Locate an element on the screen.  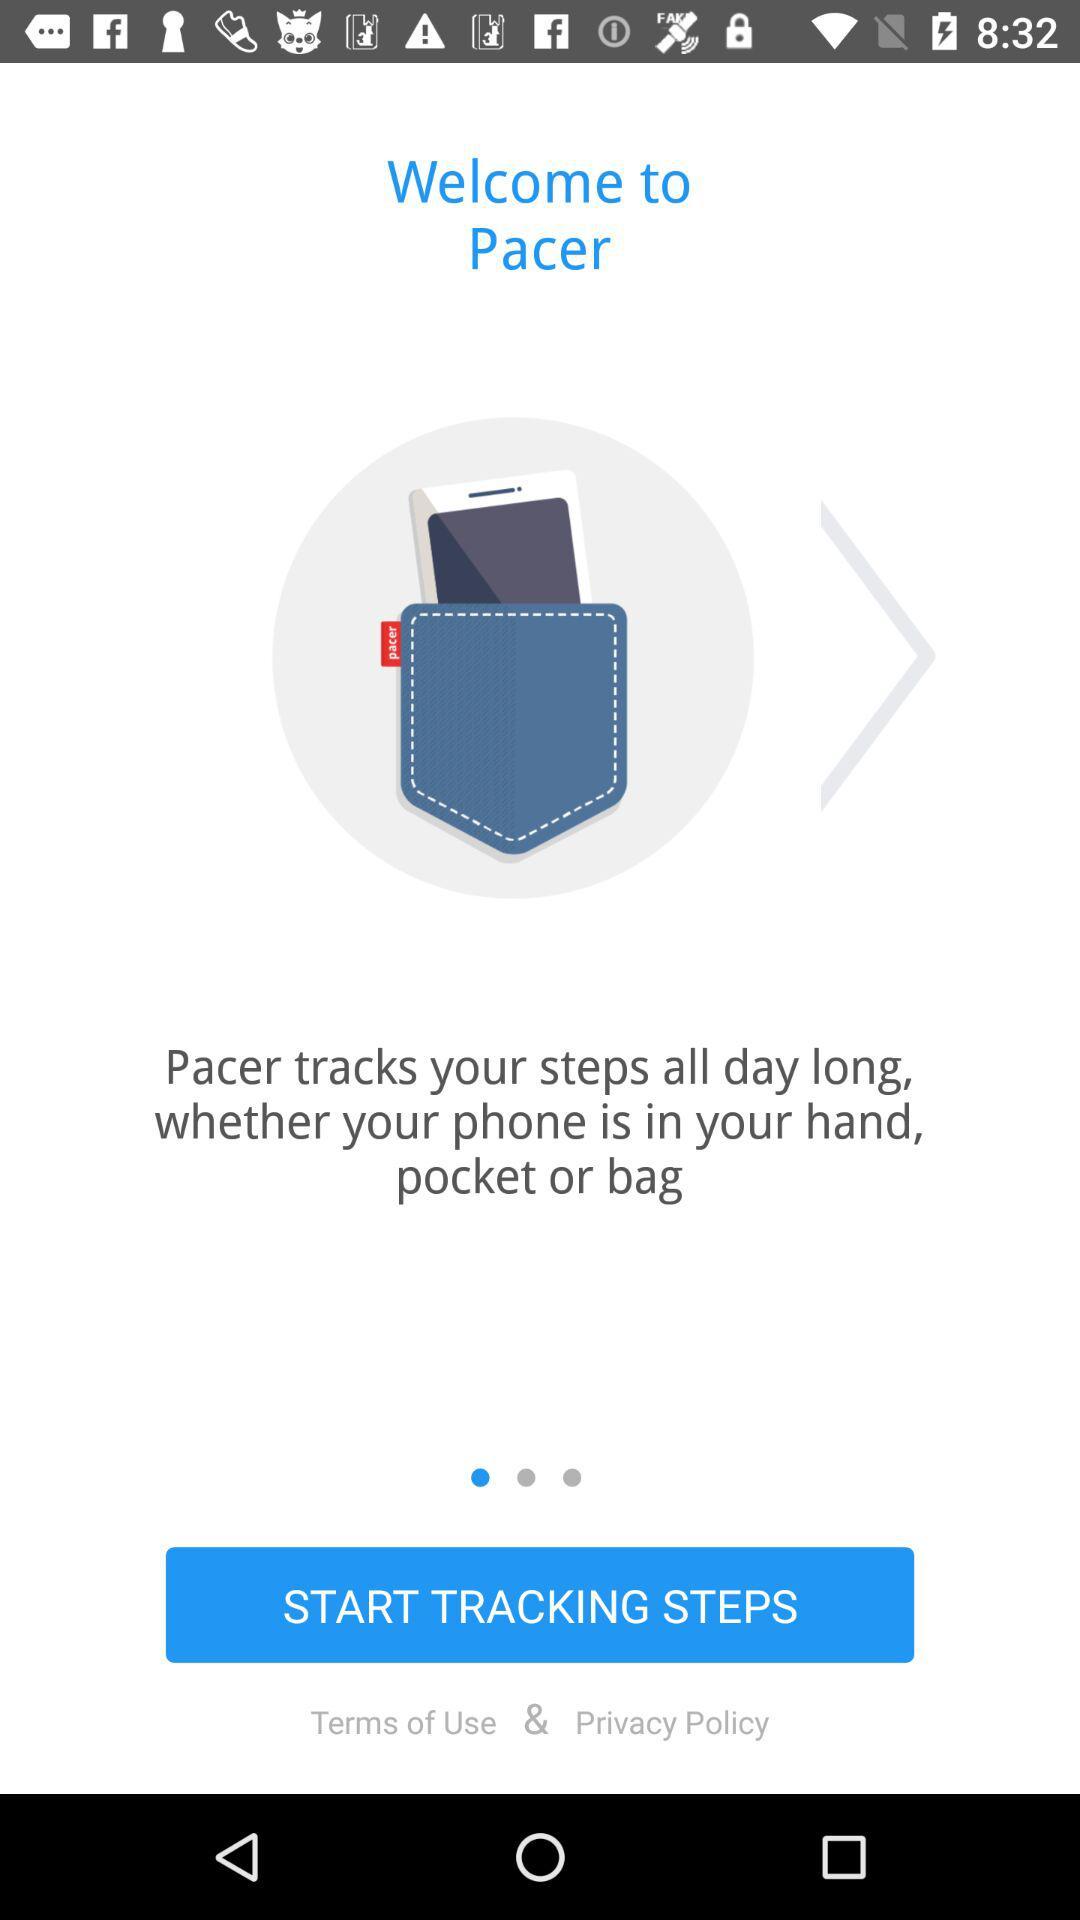
start tracking steps icon is located at coordinates (540, 1604).